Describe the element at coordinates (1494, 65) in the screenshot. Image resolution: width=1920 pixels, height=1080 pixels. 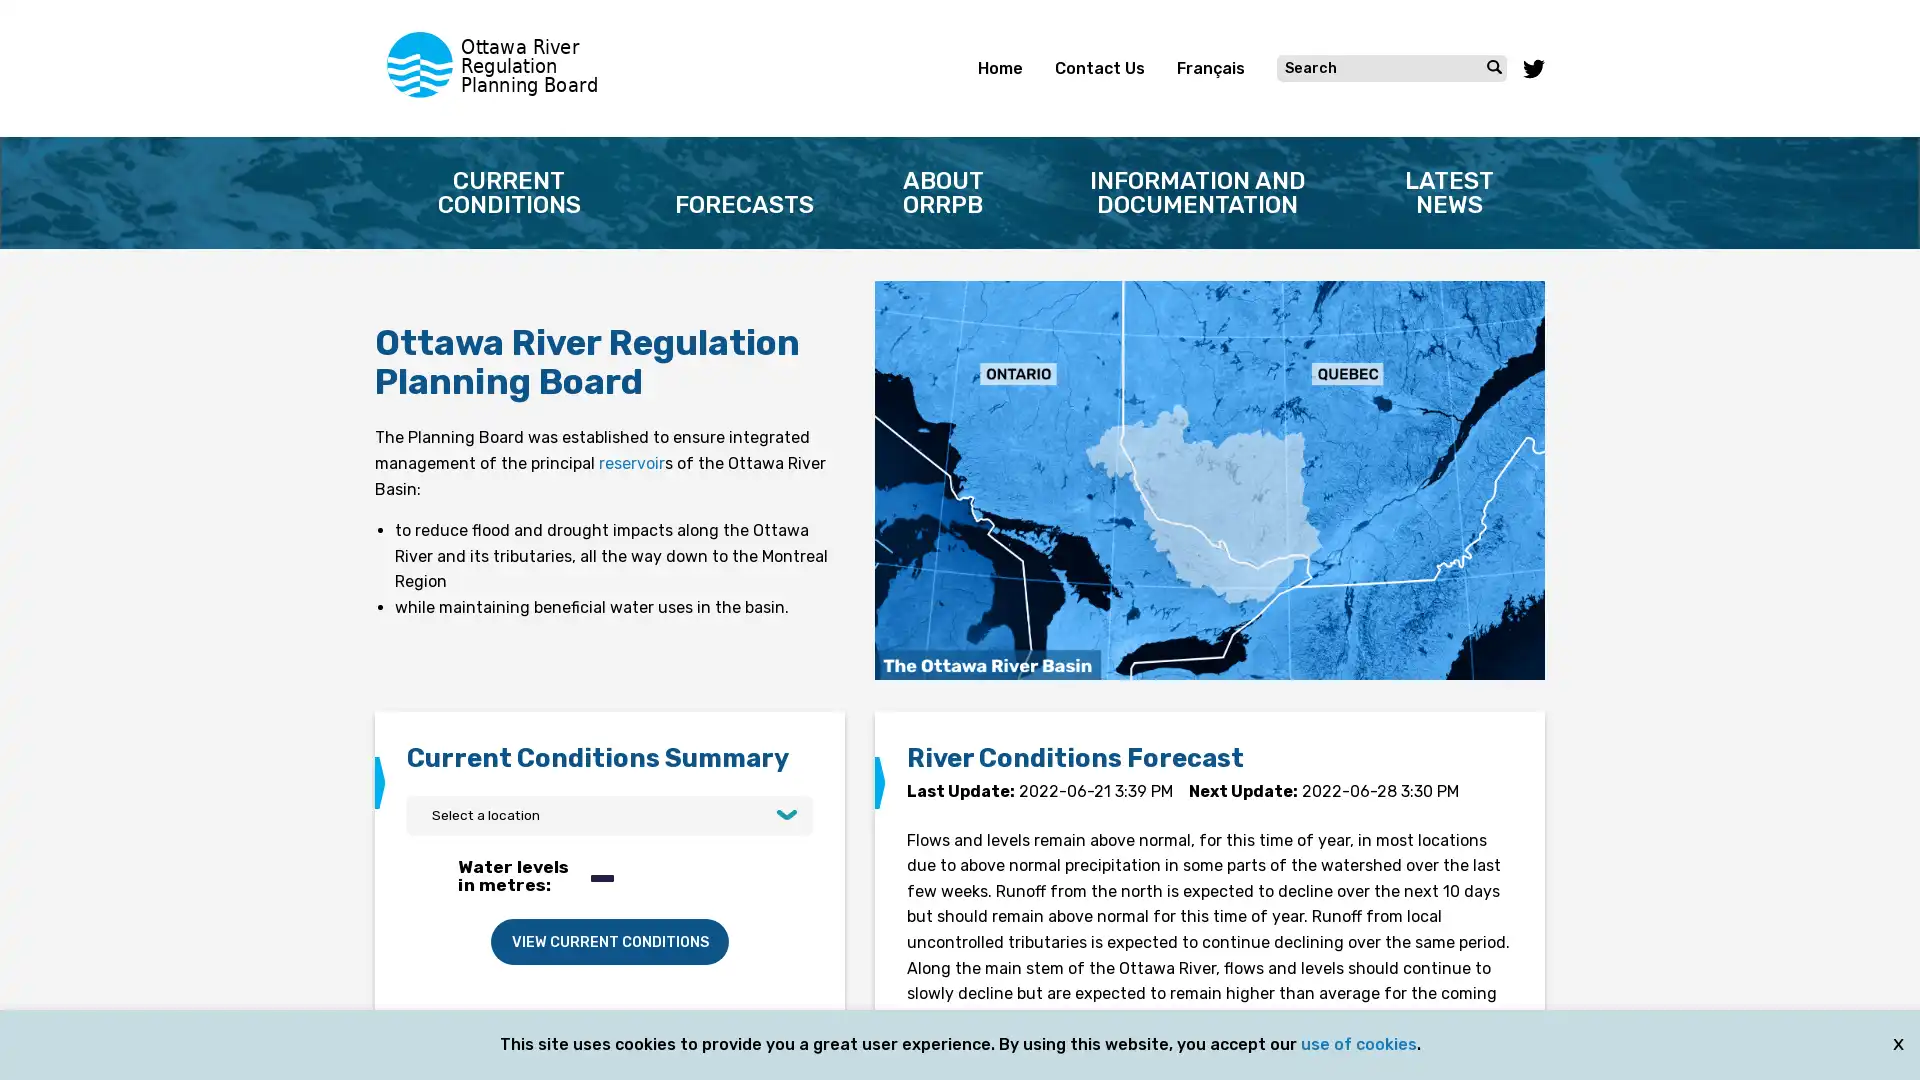
I see `Search` at that location.